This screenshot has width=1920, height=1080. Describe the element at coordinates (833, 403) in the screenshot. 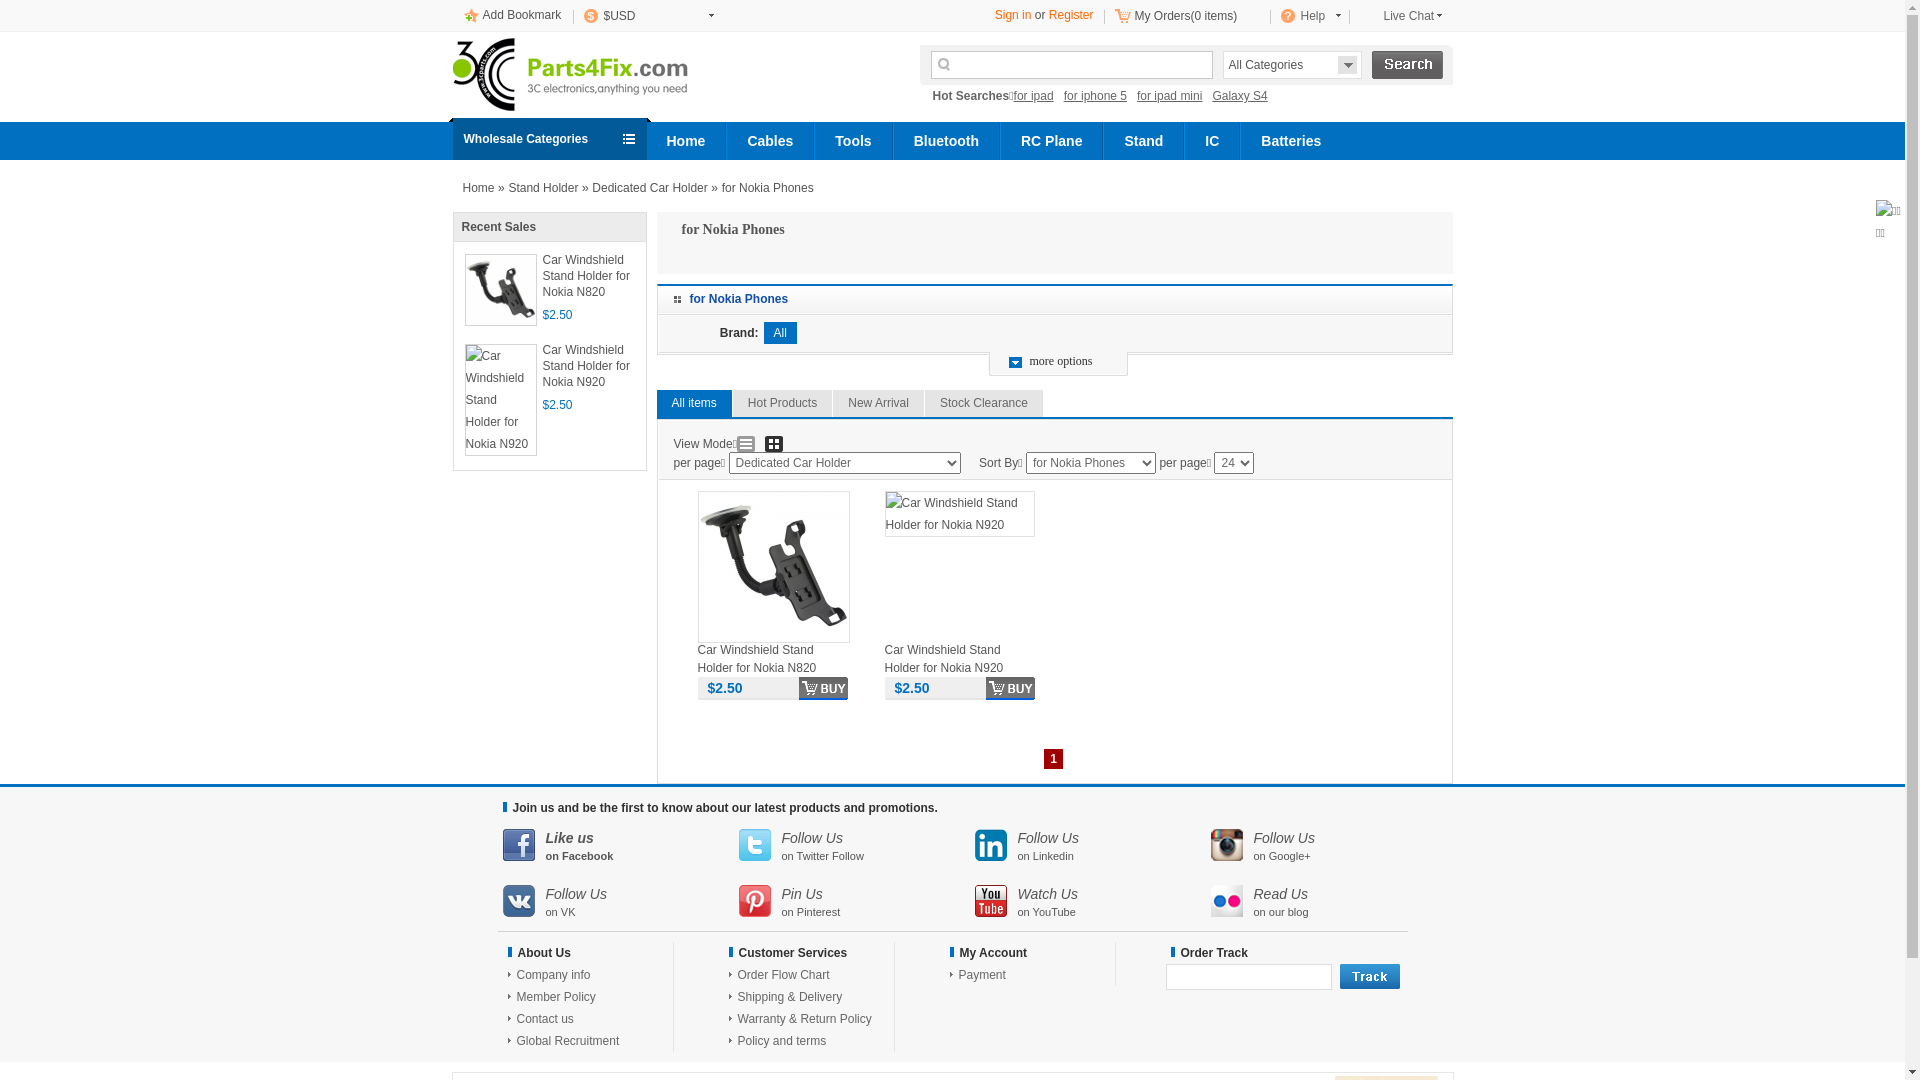

I see `'New Arrival'` at that location.